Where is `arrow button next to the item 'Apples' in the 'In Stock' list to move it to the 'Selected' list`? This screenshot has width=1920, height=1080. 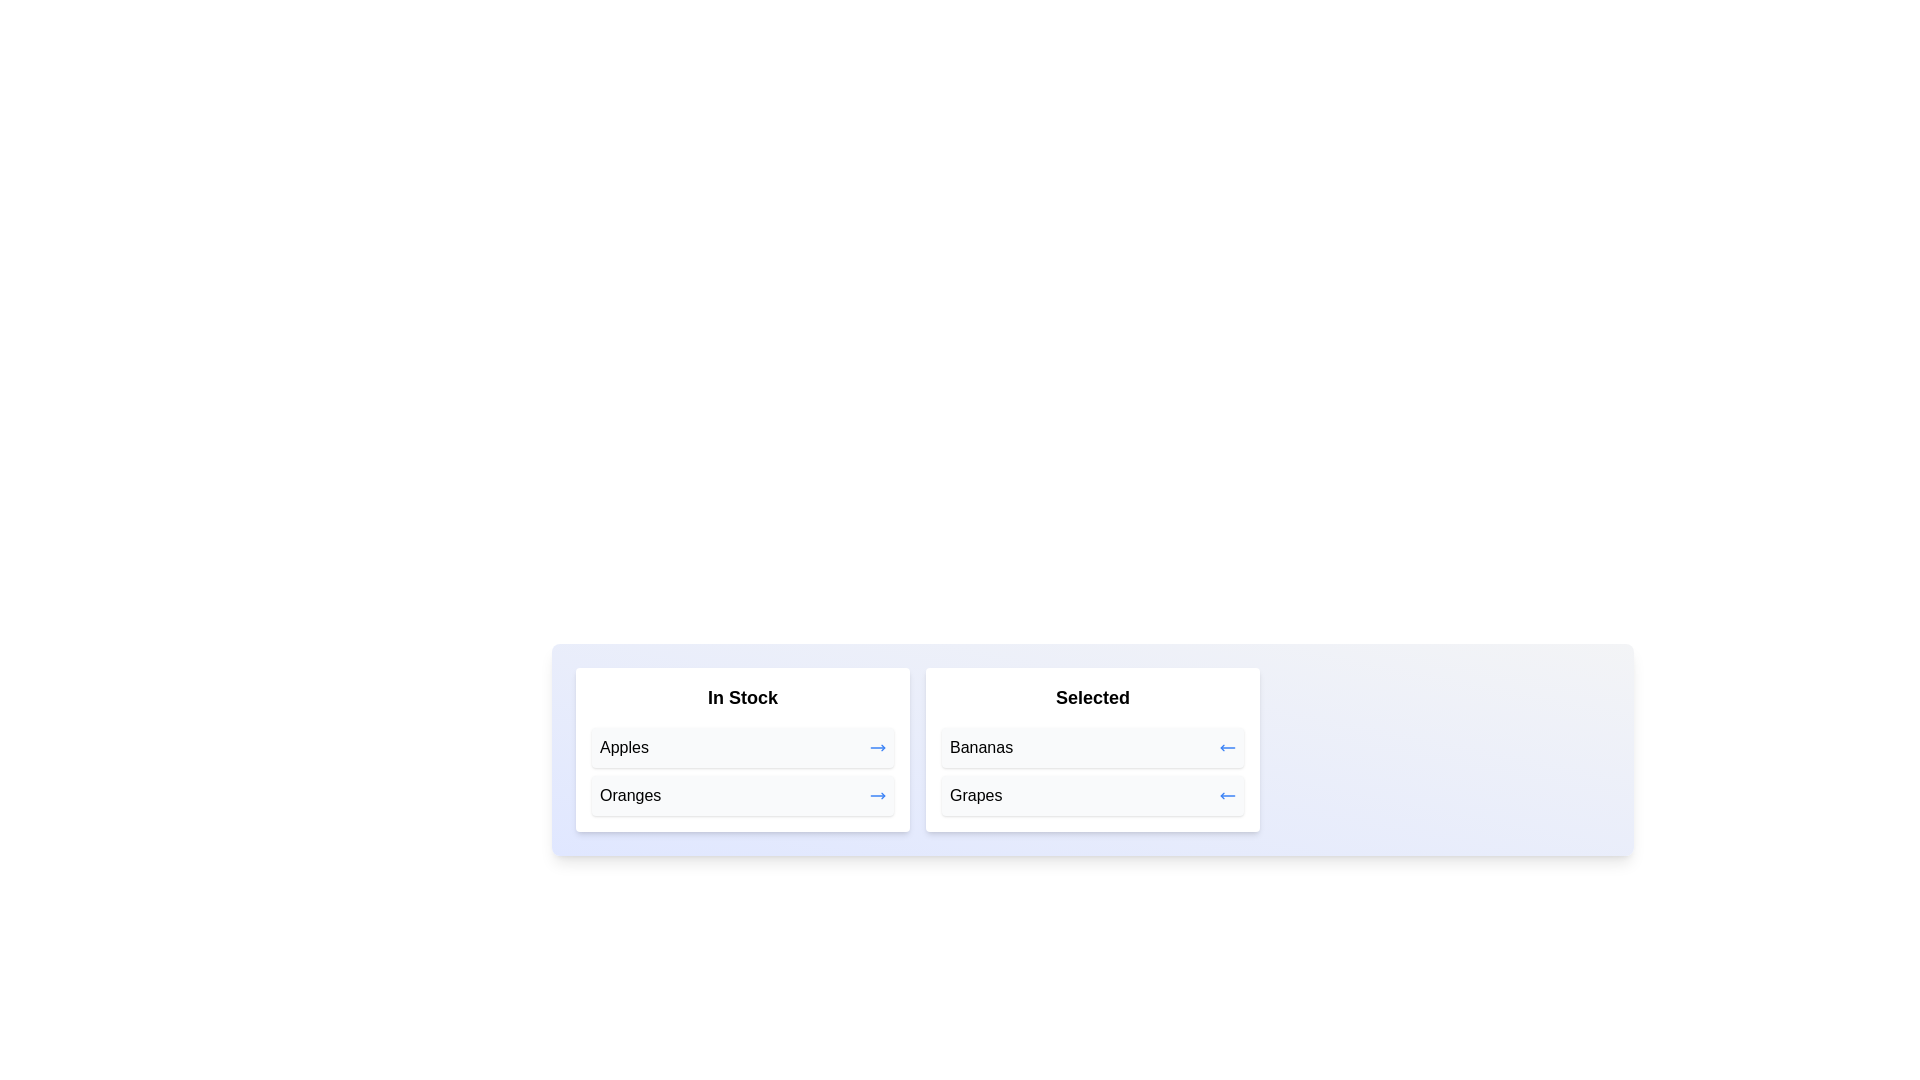 arrow button next to the item 'Apples' in the 'In Stock' list to move it to the 'Selected' list is located at coordinates (878, 748).